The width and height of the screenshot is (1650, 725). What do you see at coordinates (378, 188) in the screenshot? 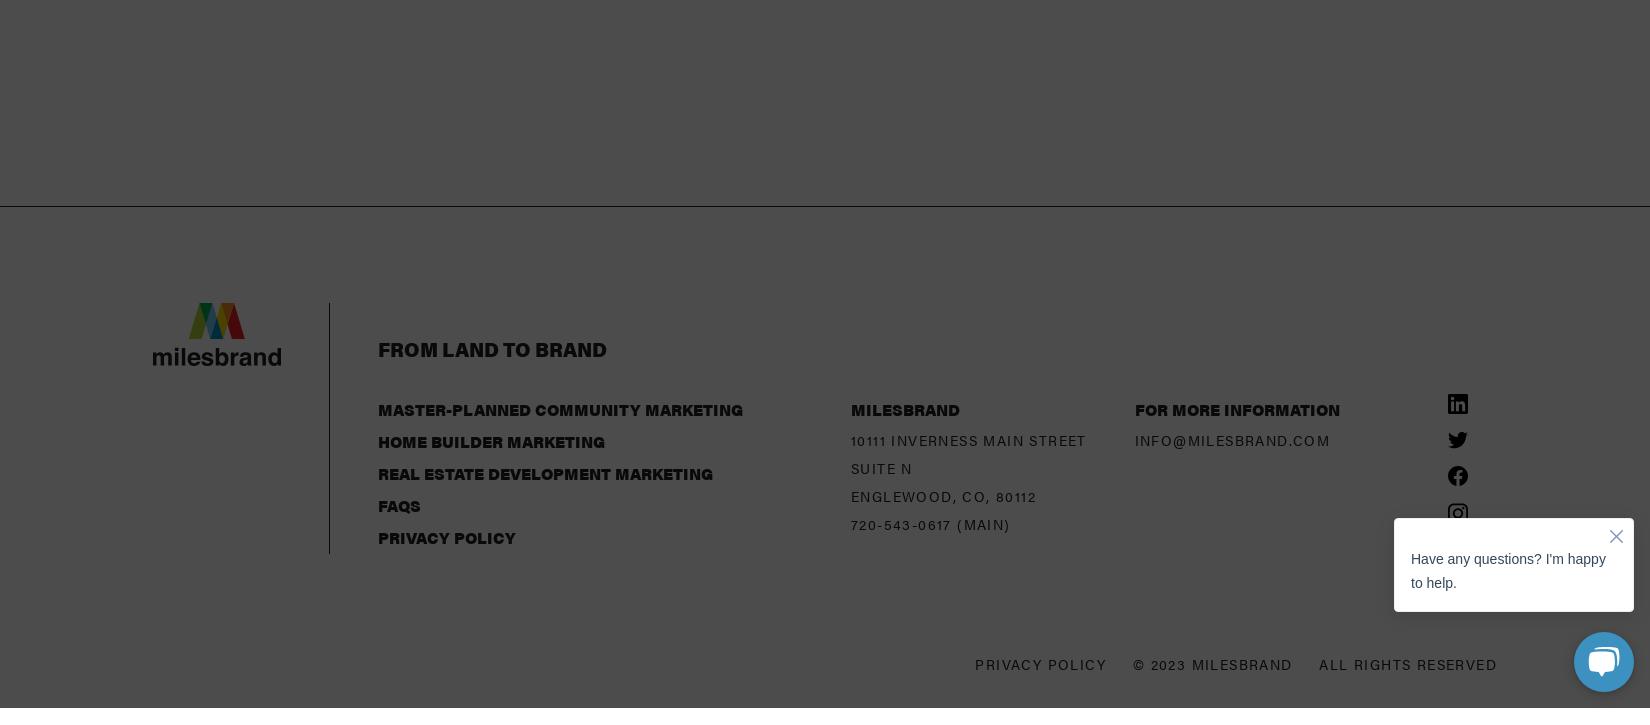
I see `'From Land to Brand'` at bounding box center [378, 188].